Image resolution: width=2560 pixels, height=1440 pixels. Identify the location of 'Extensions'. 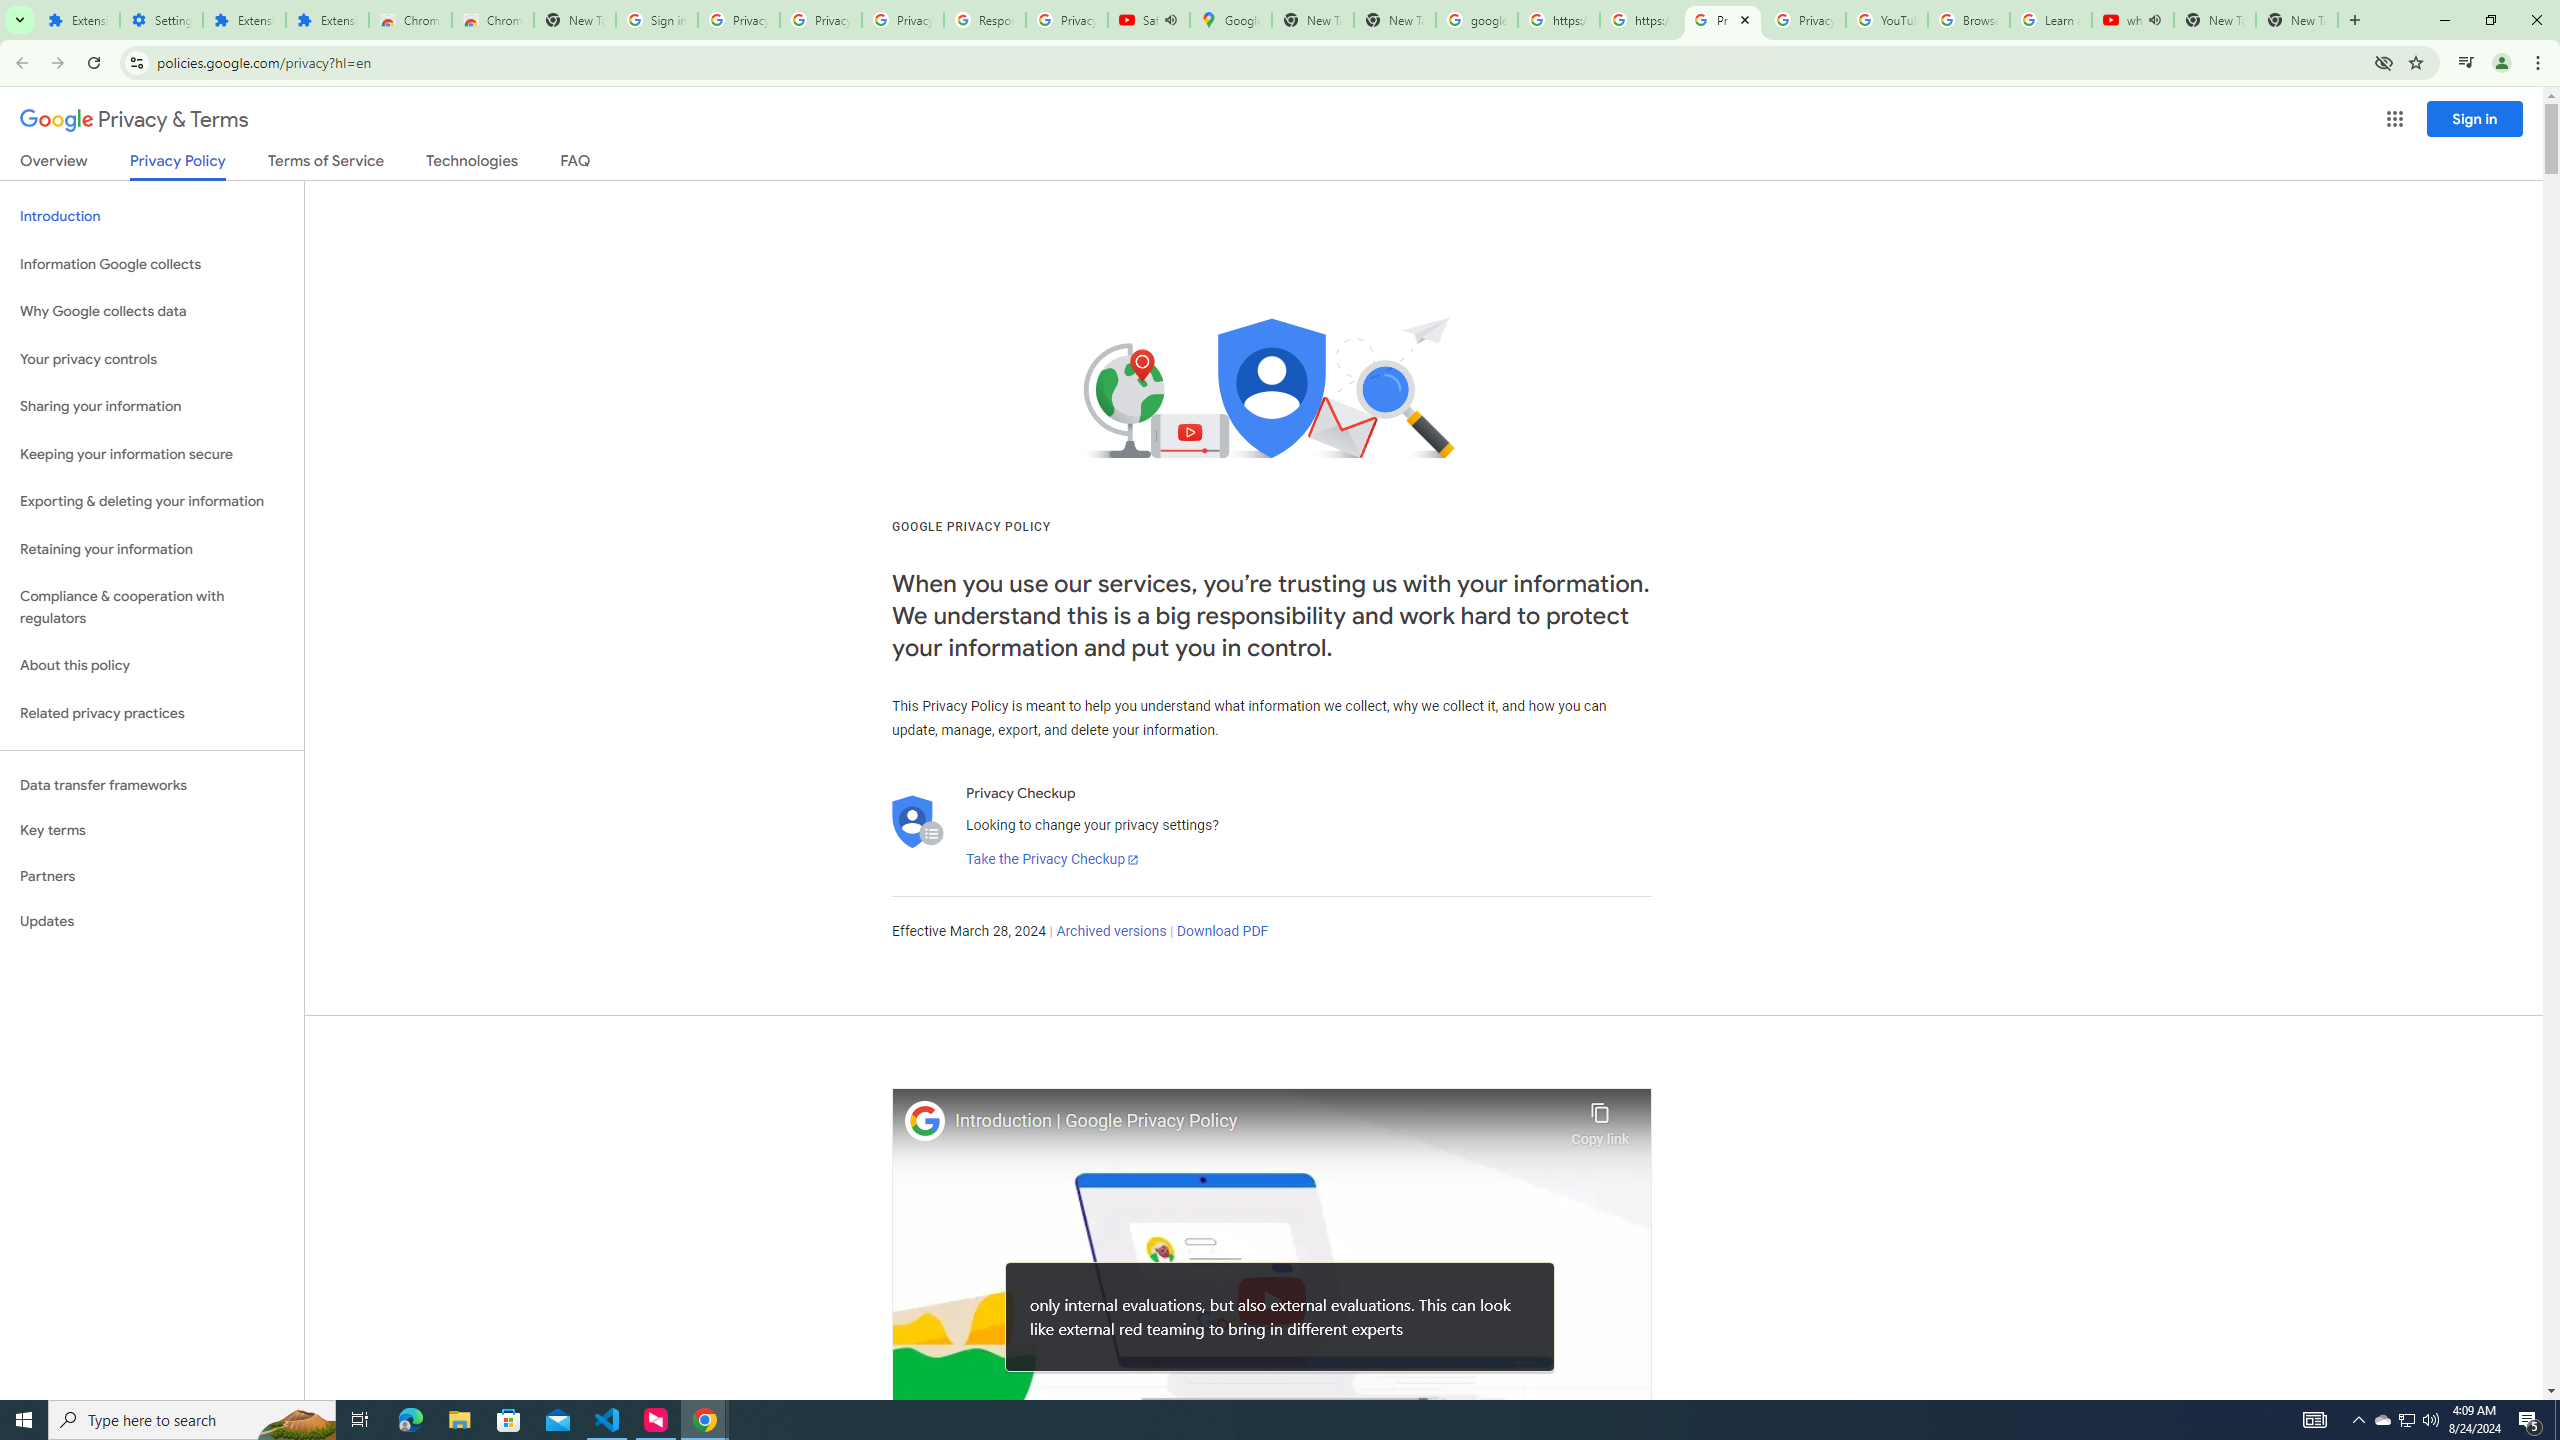
(244, 19).